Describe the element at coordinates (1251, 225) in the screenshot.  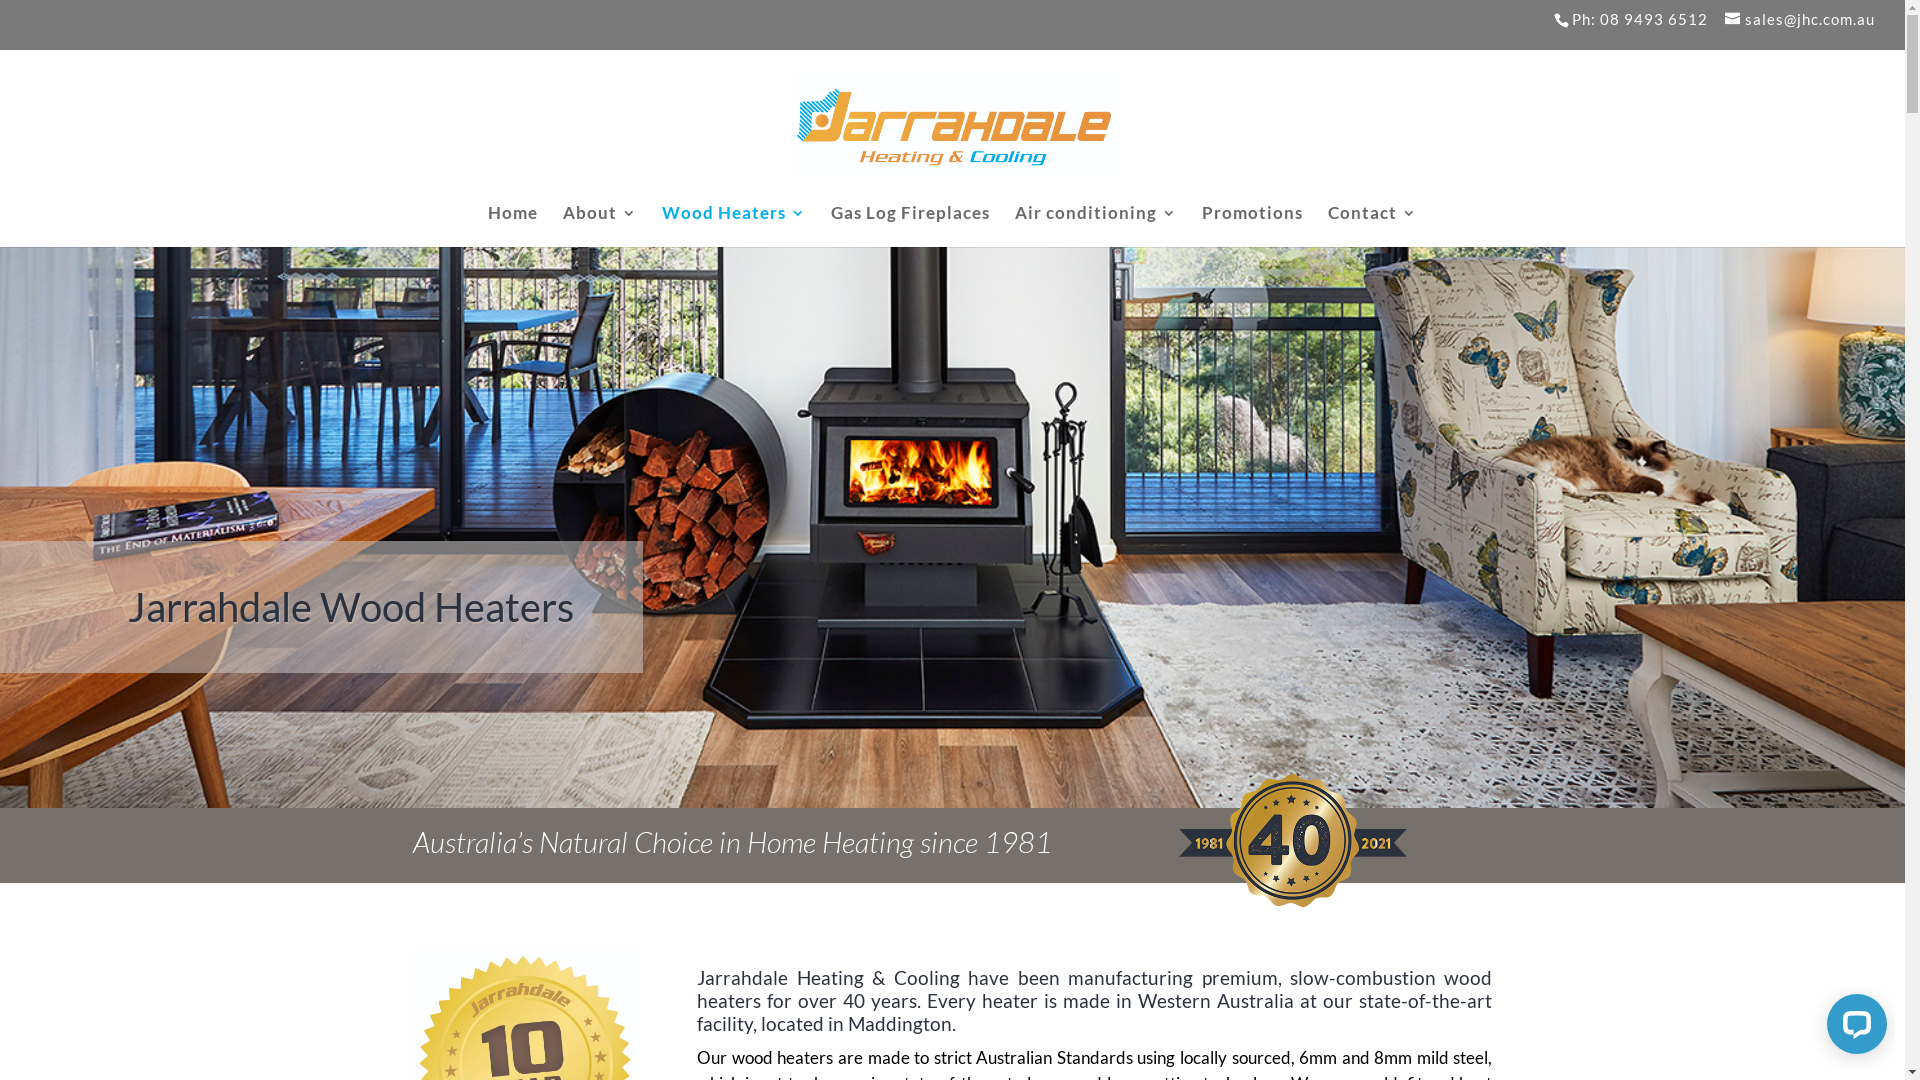
I see `'Promotions'` at that location.